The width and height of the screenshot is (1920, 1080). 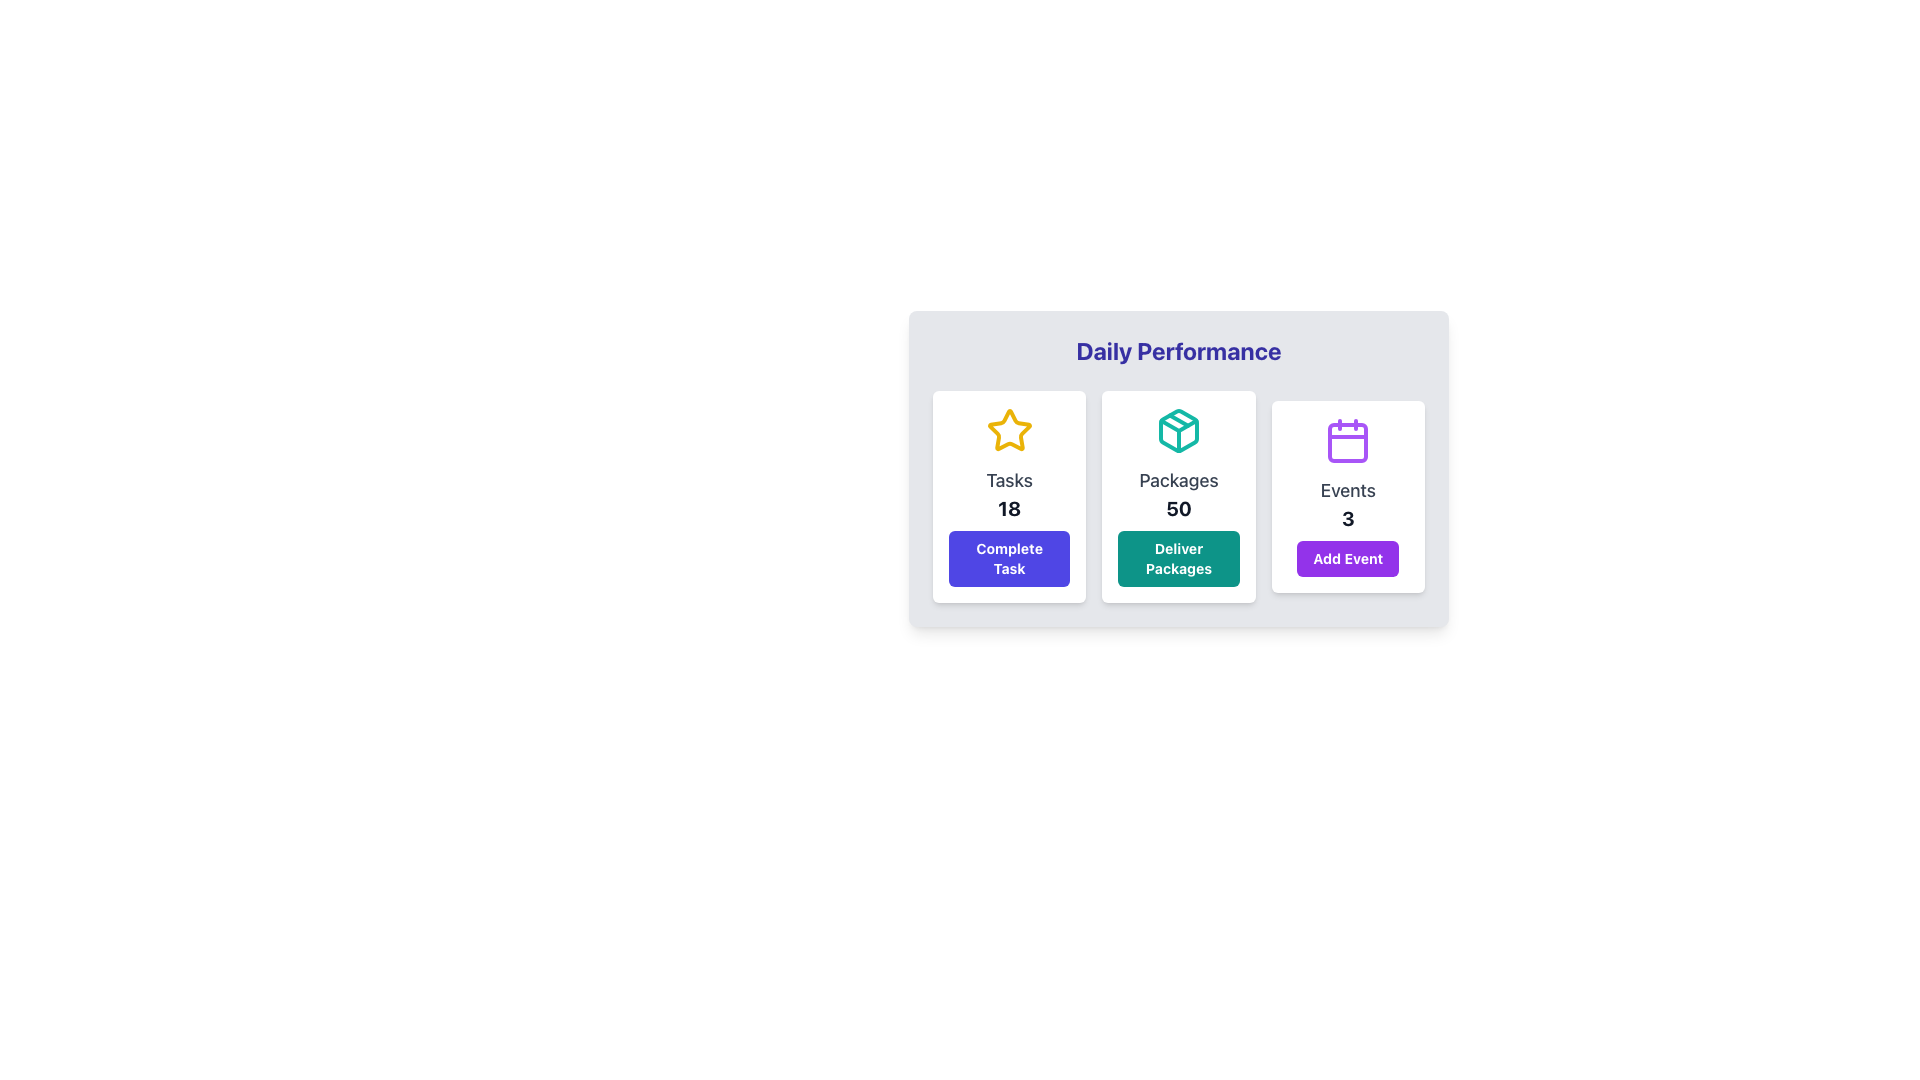 I want to click on the star icon located at the top-left of the 'Tasks' card in the 'Daily Performance' section, which symbolizes achievement related to the tasks metric, so click(x=1009, y=429).